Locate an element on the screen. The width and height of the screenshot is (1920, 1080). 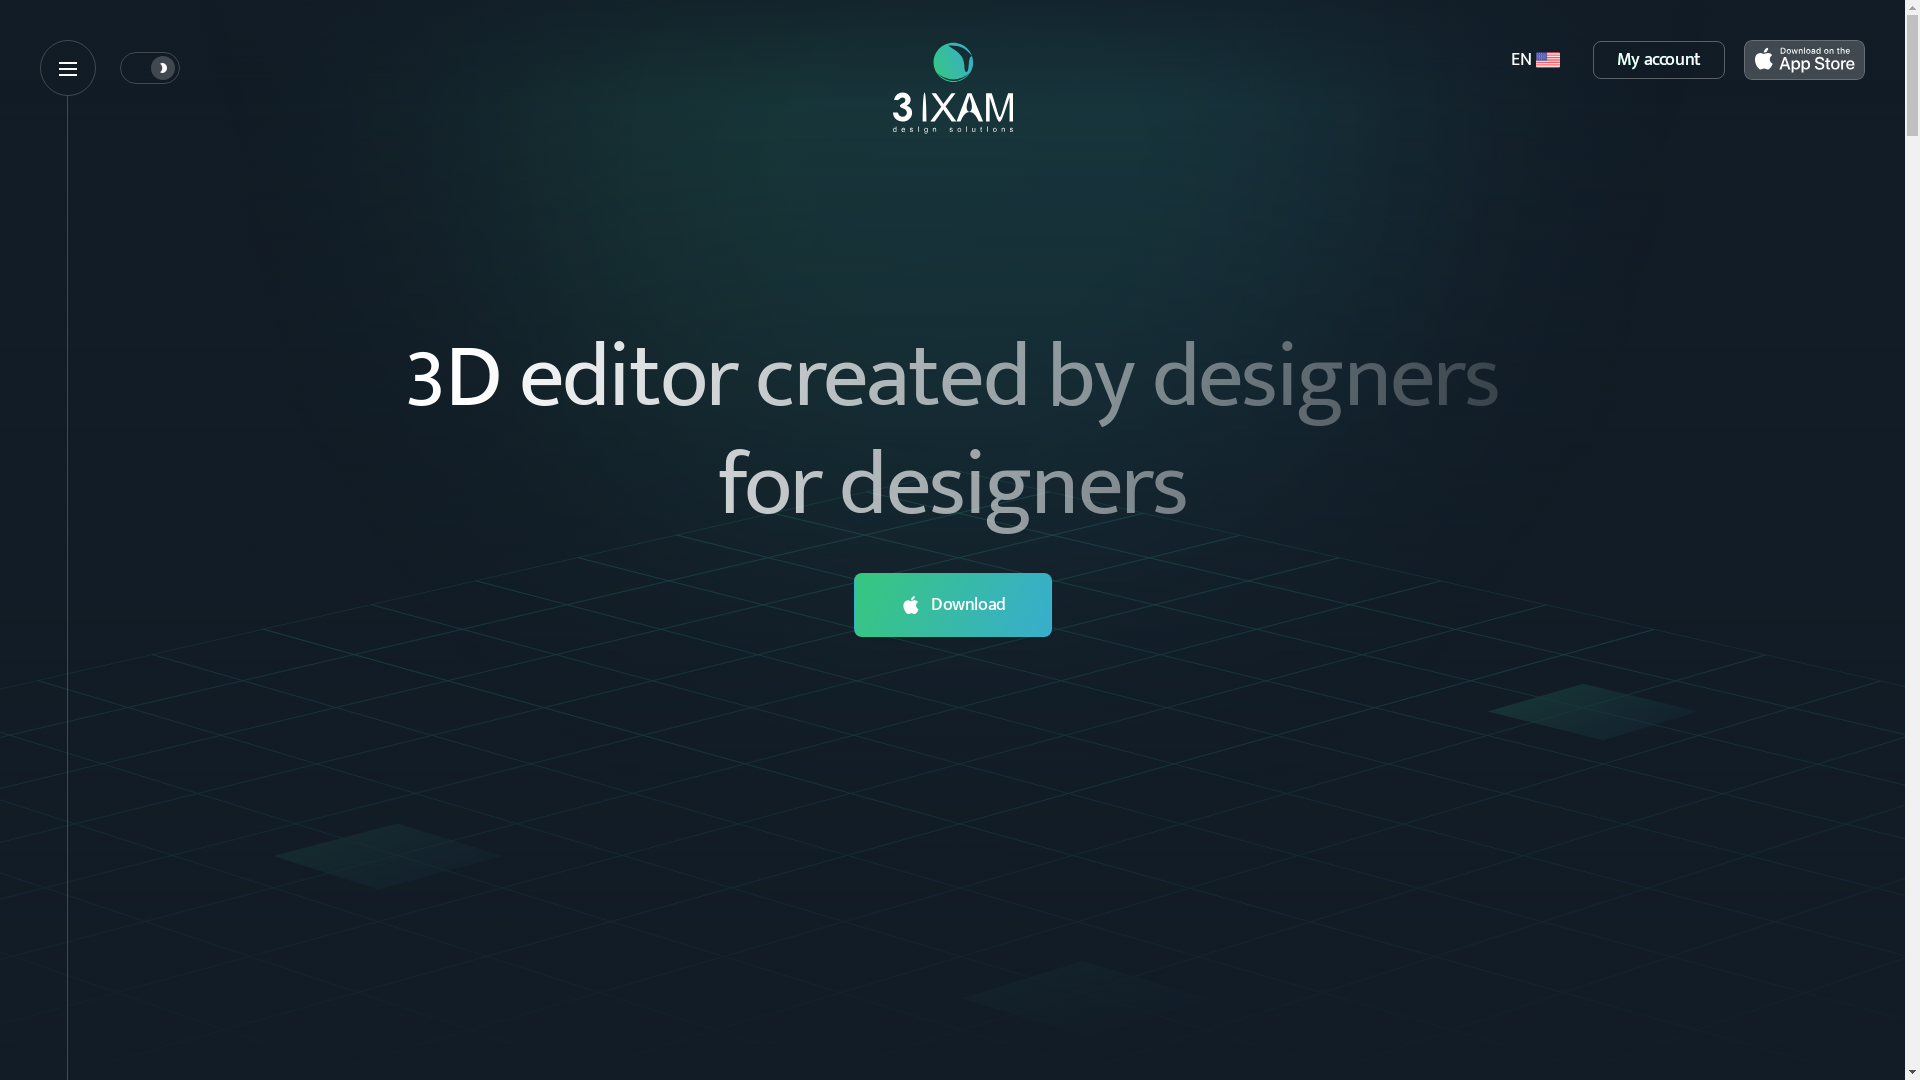
'EN' is located at coordinates (1534, 59).